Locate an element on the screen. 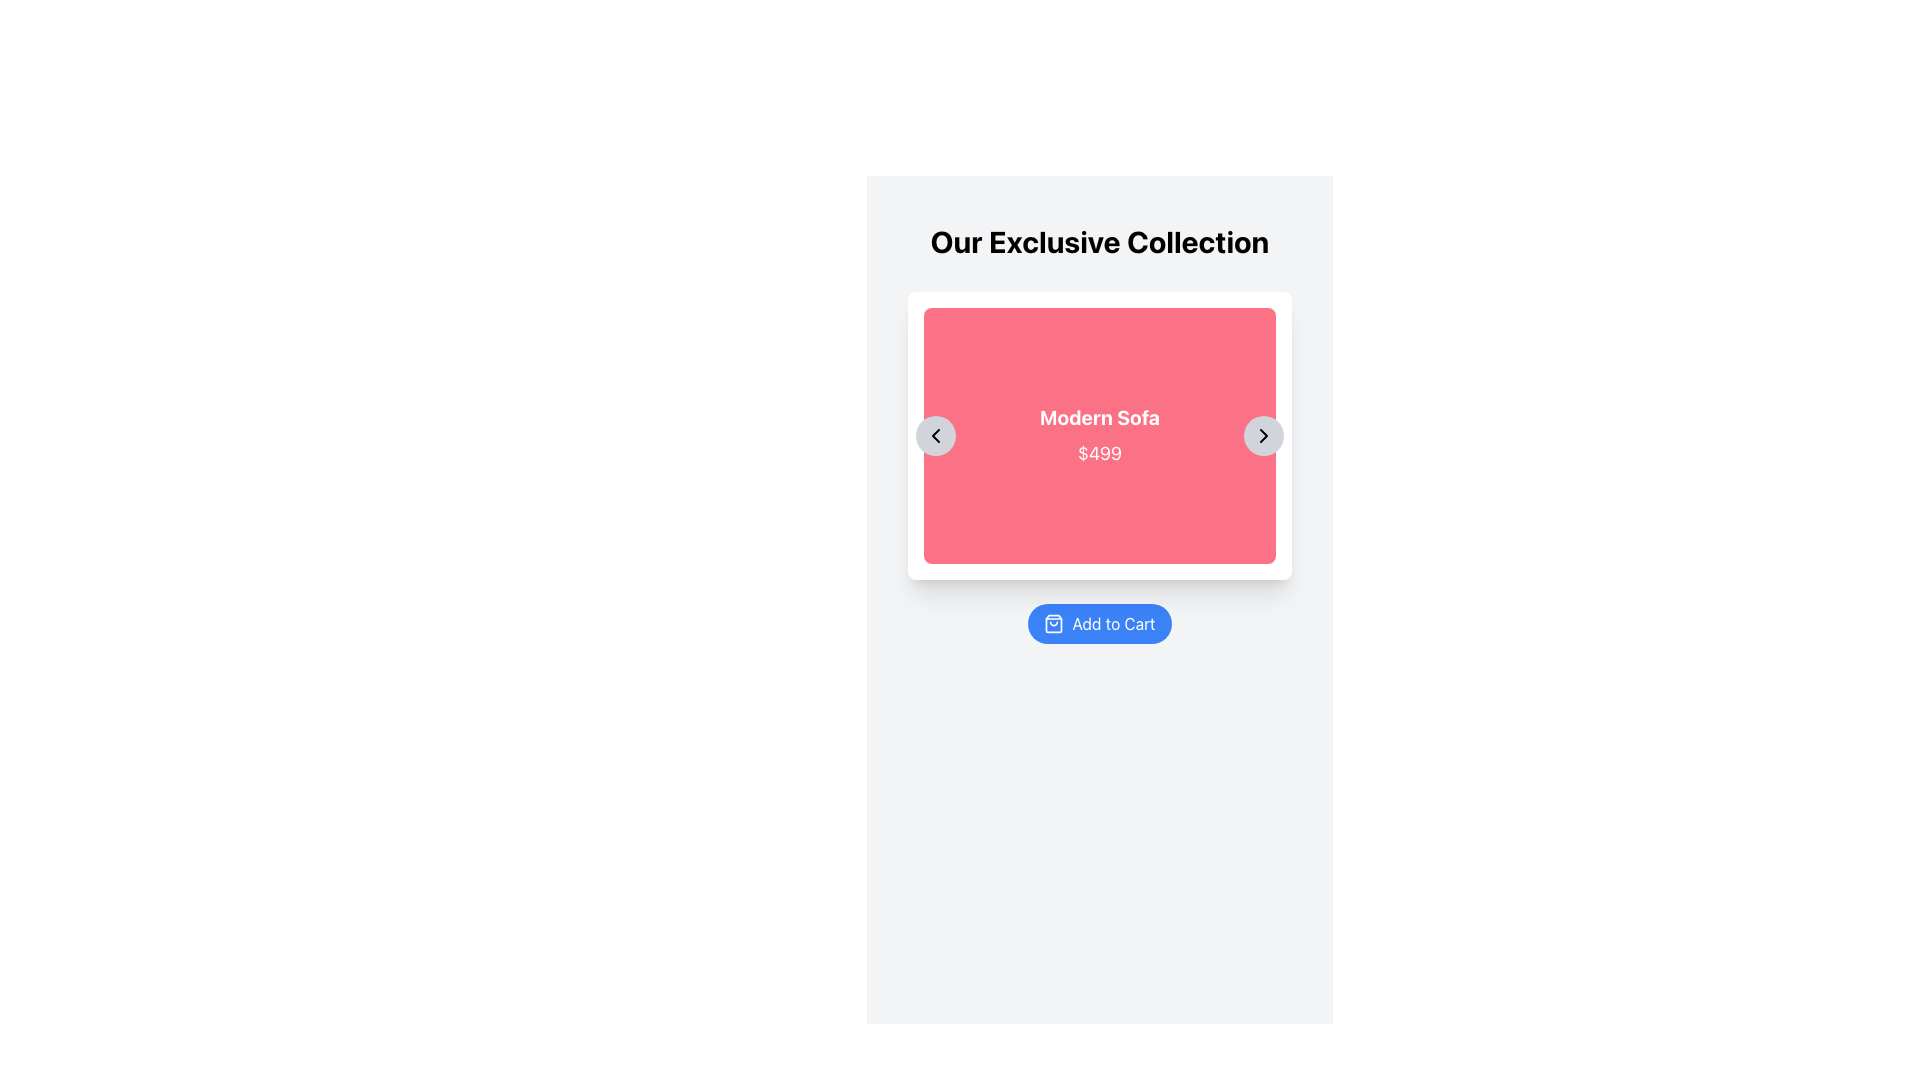 The image size is (1920, 1080). the rightward-pointing chevron icon located inside a circular button at the right side of the product card is located at coordinates (1262, 434).